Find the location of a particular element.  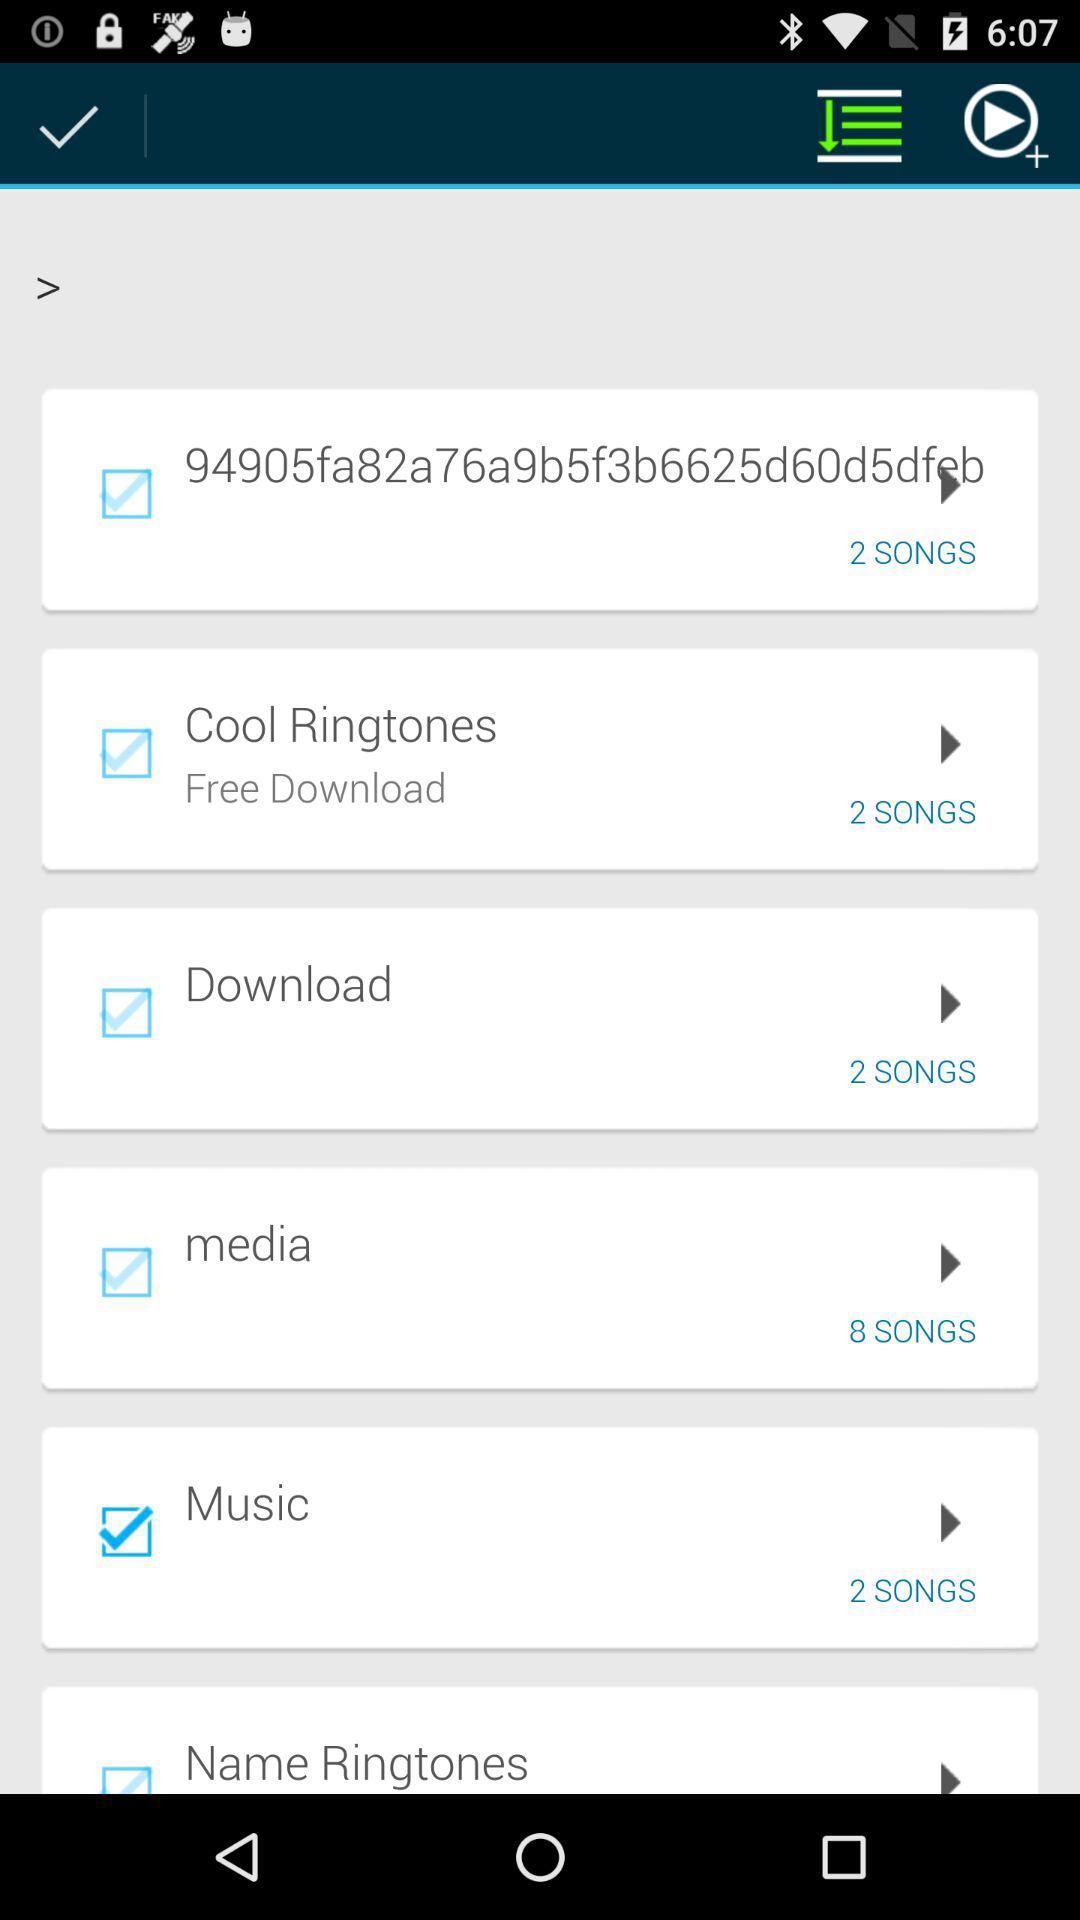

the app below cool ringtones item is located at coordinates (315, 783).